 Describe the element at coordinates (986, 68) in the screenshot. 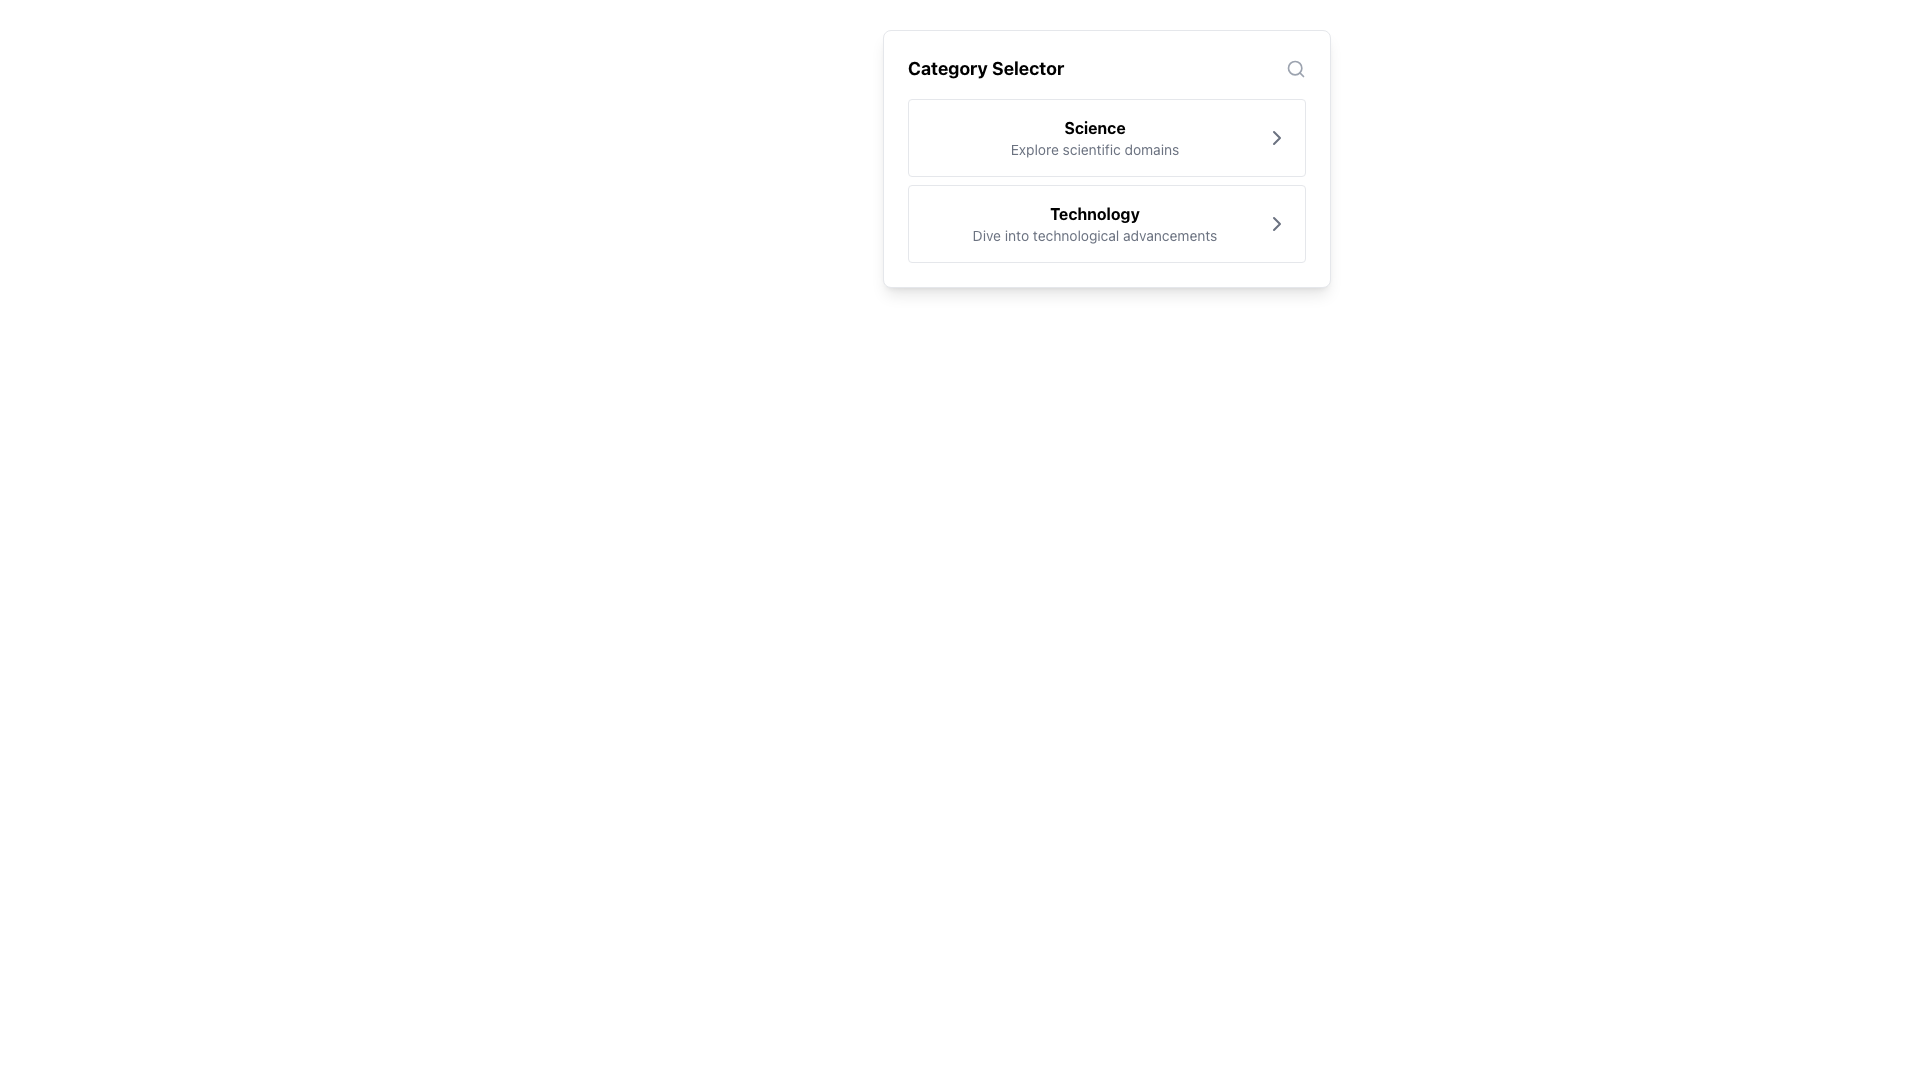

I see `the static text element that serves as the header or title at the top-left corner of the interface panel` at that location.